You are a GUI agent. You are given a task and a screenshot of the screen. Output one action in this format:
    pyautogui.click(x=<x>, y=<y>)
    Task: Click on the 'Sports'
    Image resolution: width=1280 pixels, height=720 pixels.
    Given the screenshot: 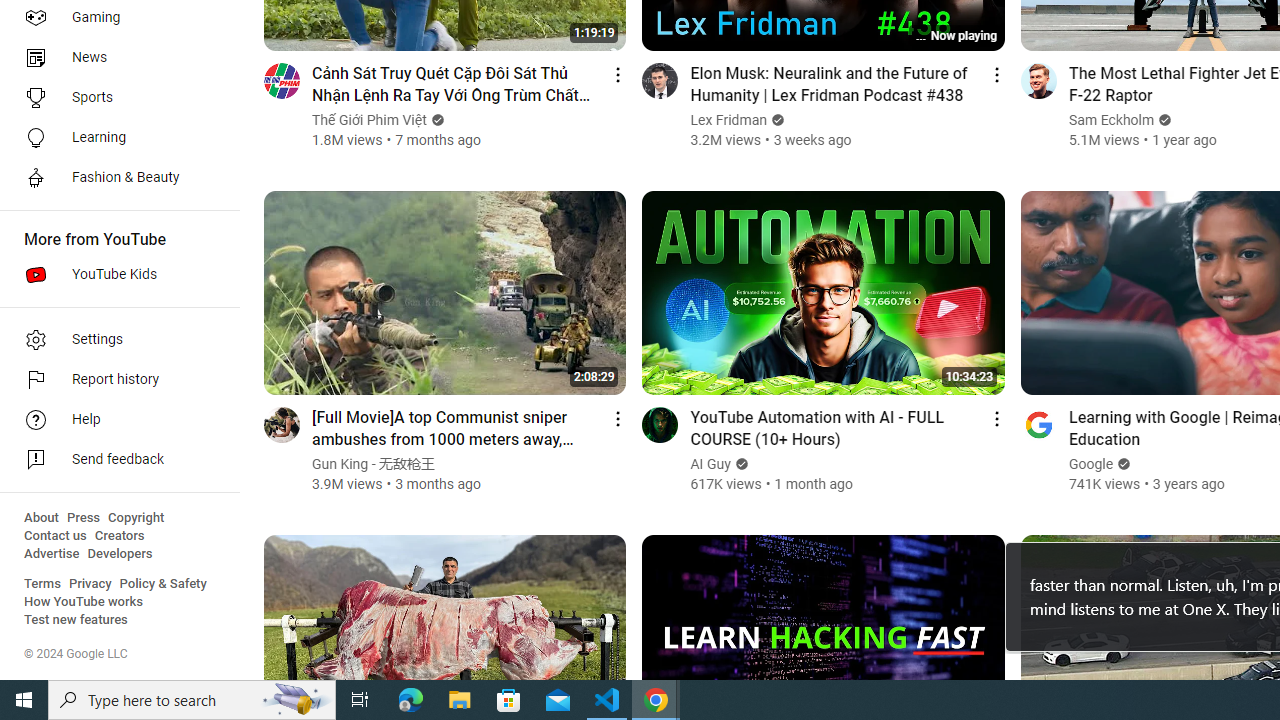 What is the action you would take?
    pyautogui.click(x=112, y=97)
    